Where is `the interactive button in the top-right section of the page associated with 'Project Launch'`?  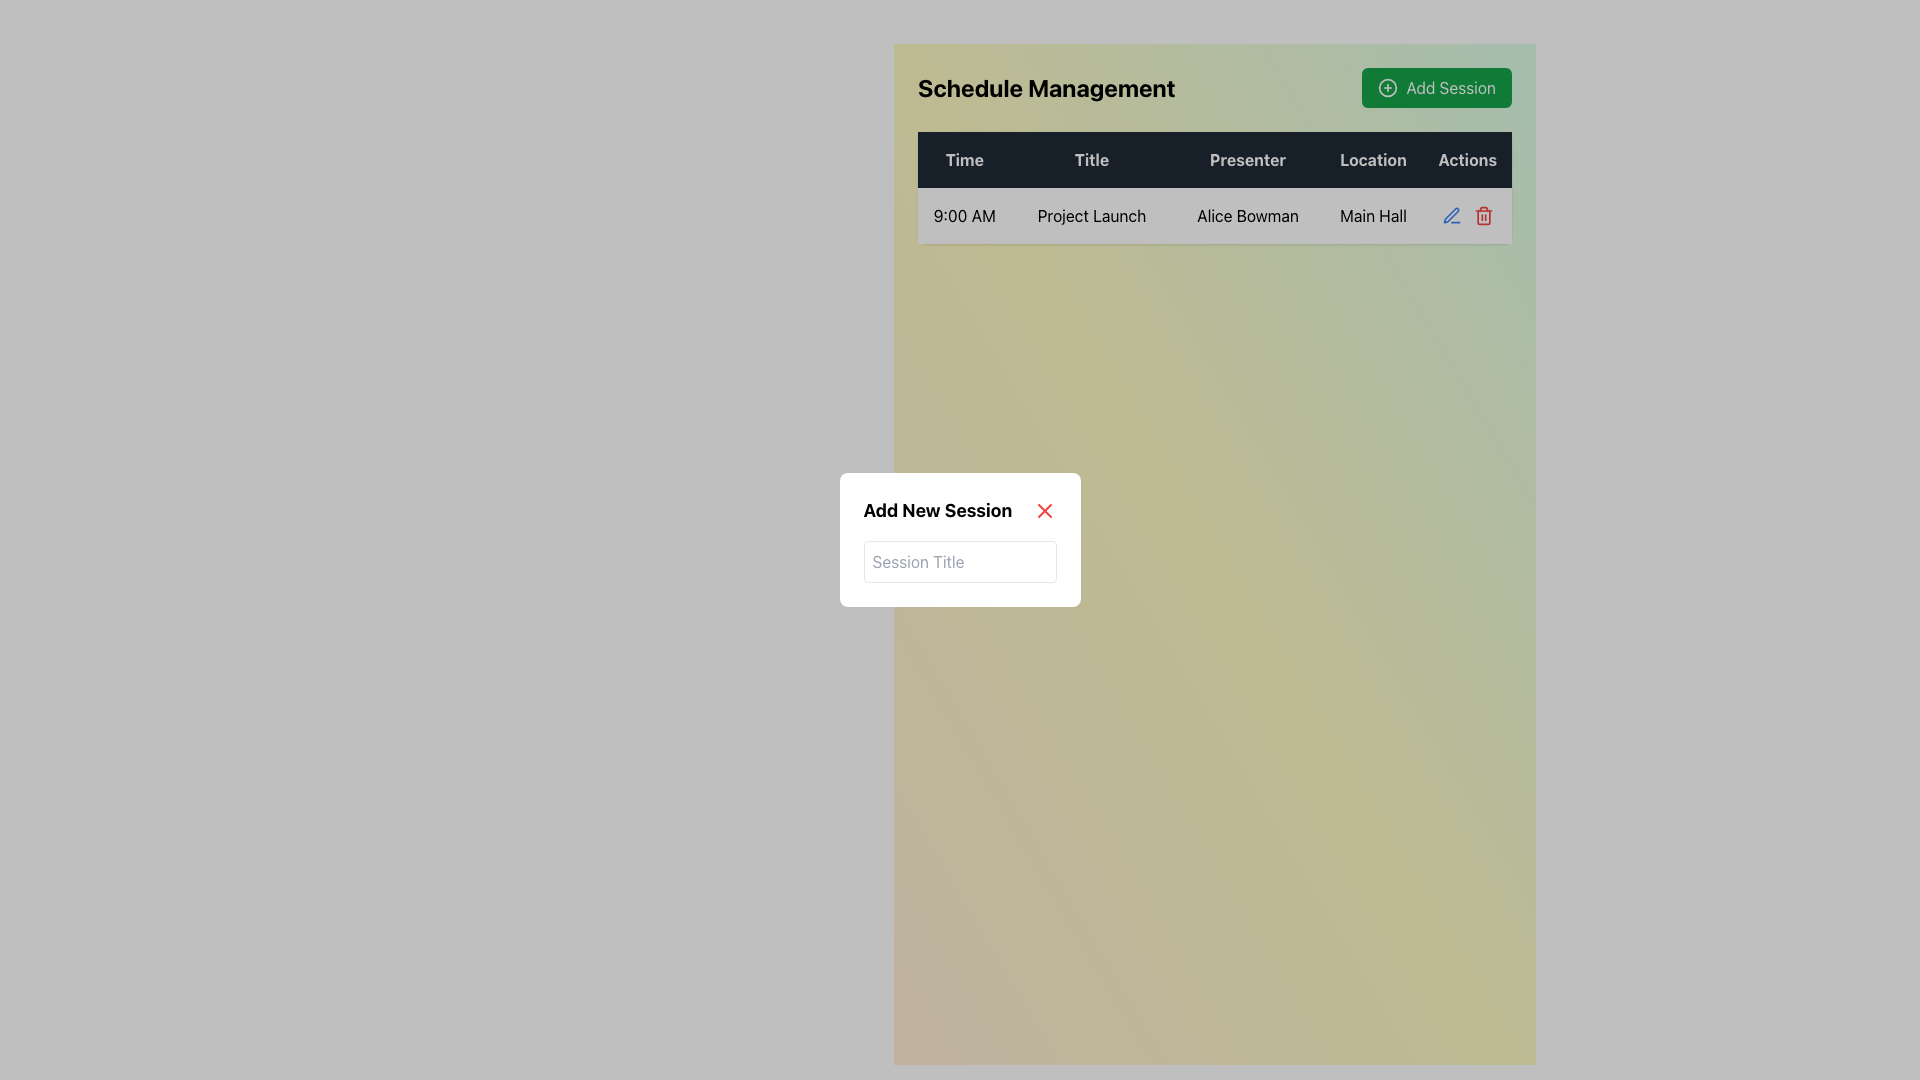 the interactive button in the top-right section of the page associated with 'Project Launch' is located at coordinates (1451, 216).